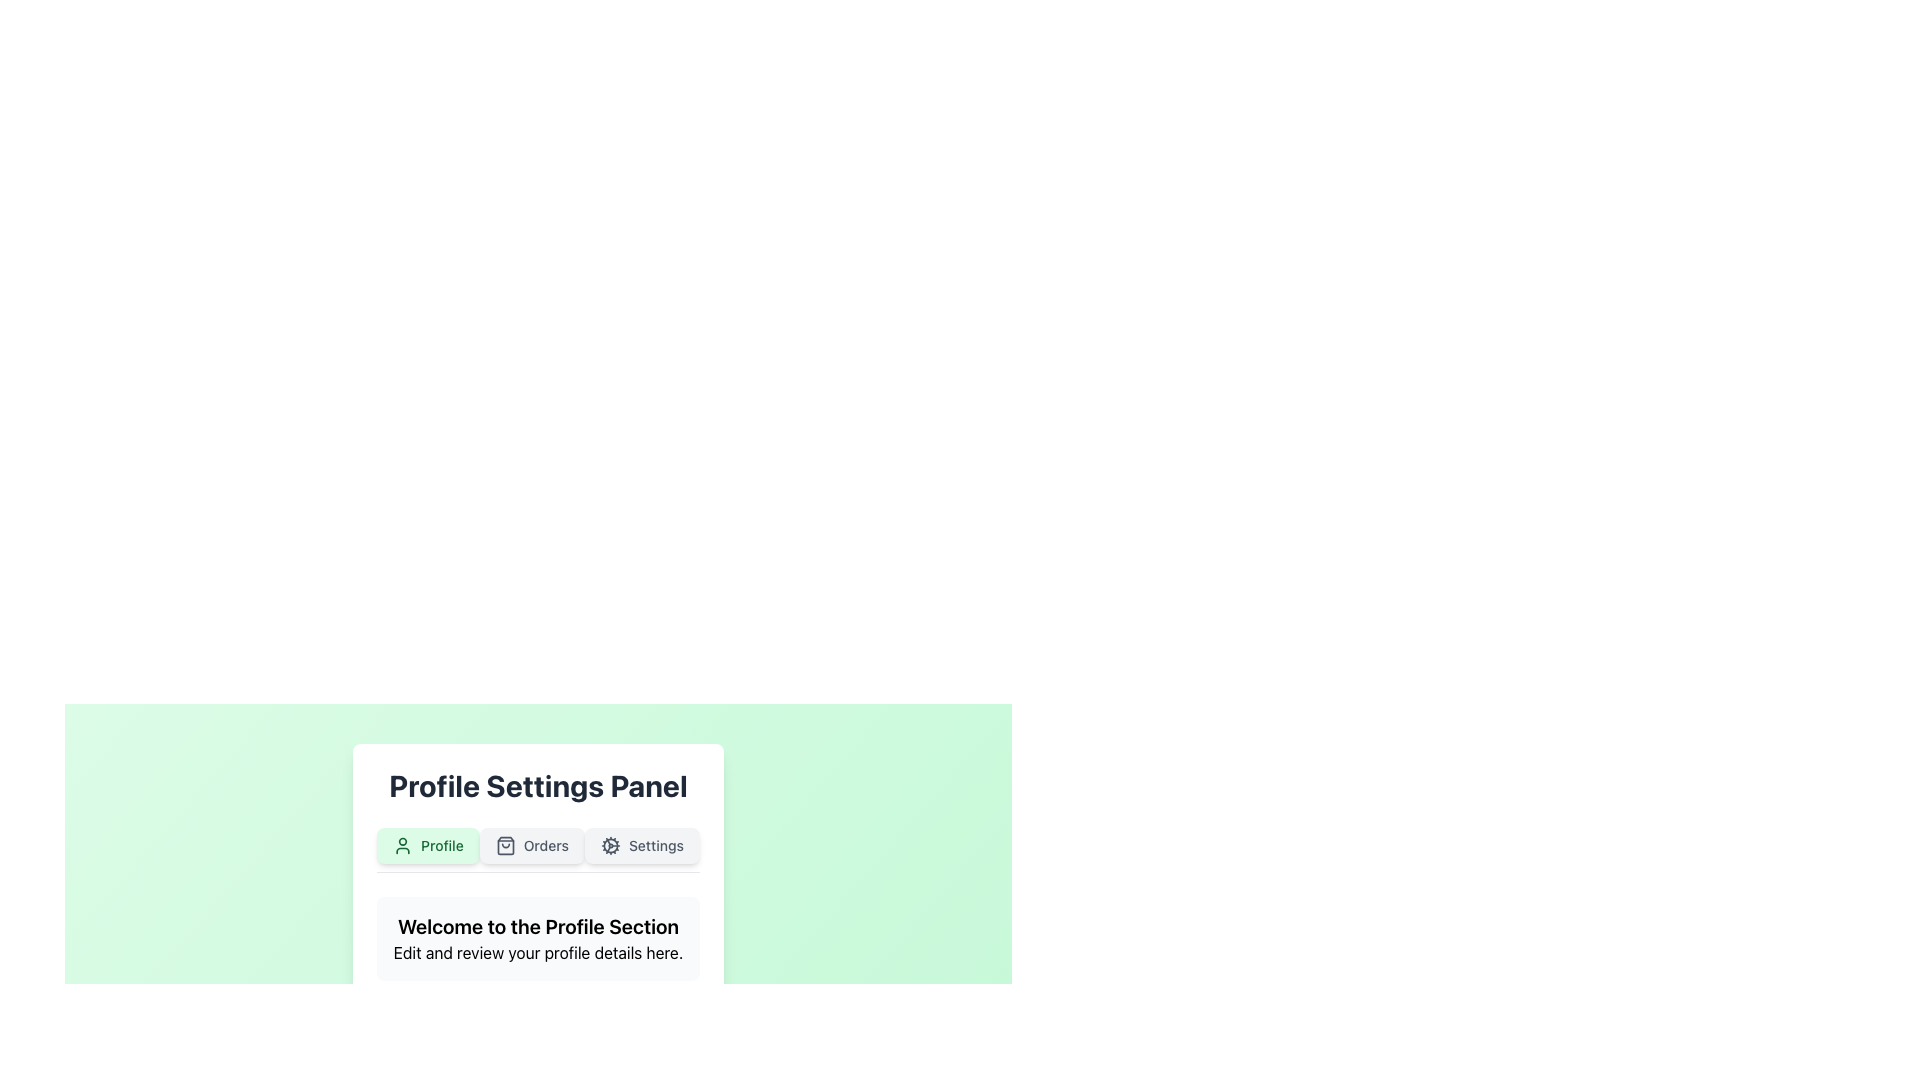  What do you see at coordinates (402, 845) in the screenshot?
I see `the user avatar outline icon inside the 'Profile' button located in the top-left section of the user settings panel` at bounding box center [402, 845].